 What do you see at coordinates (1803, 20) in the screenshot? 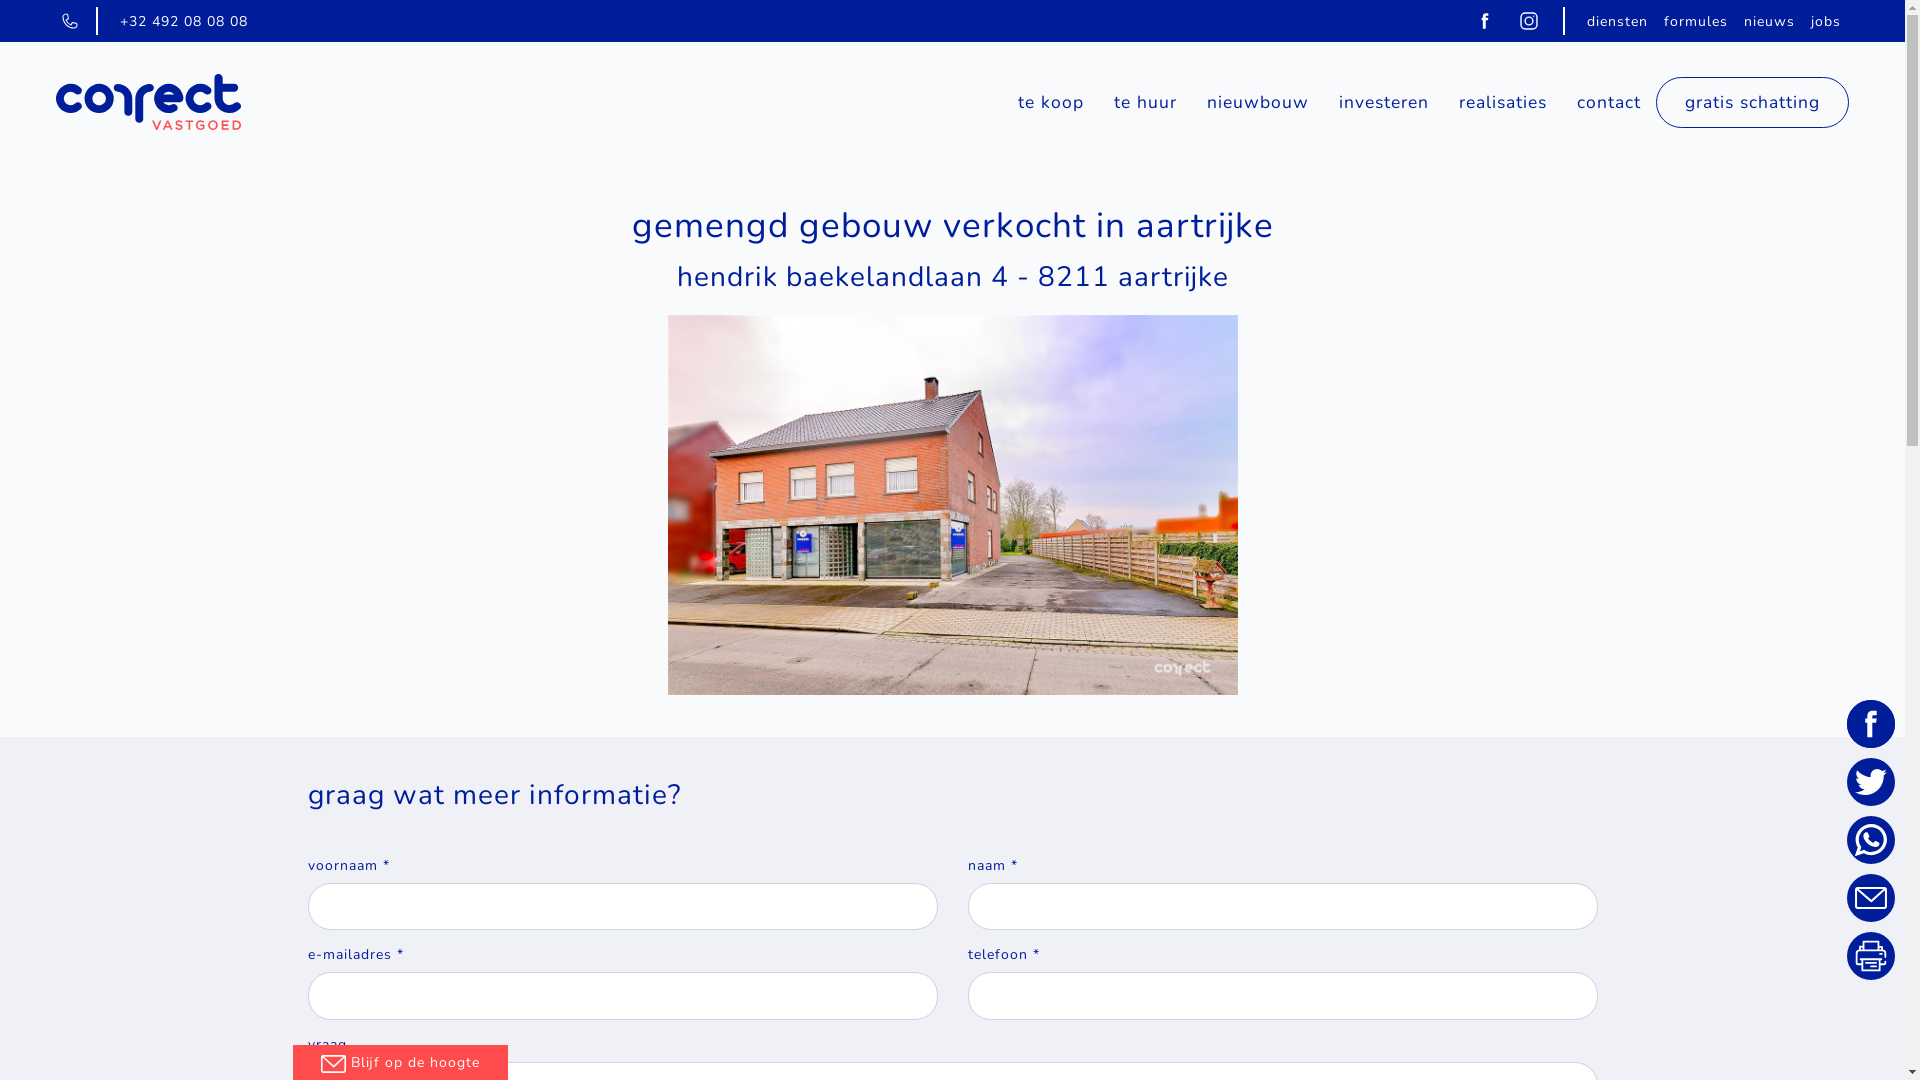
I see `'jobs'` at bounding box center [1803, 20].